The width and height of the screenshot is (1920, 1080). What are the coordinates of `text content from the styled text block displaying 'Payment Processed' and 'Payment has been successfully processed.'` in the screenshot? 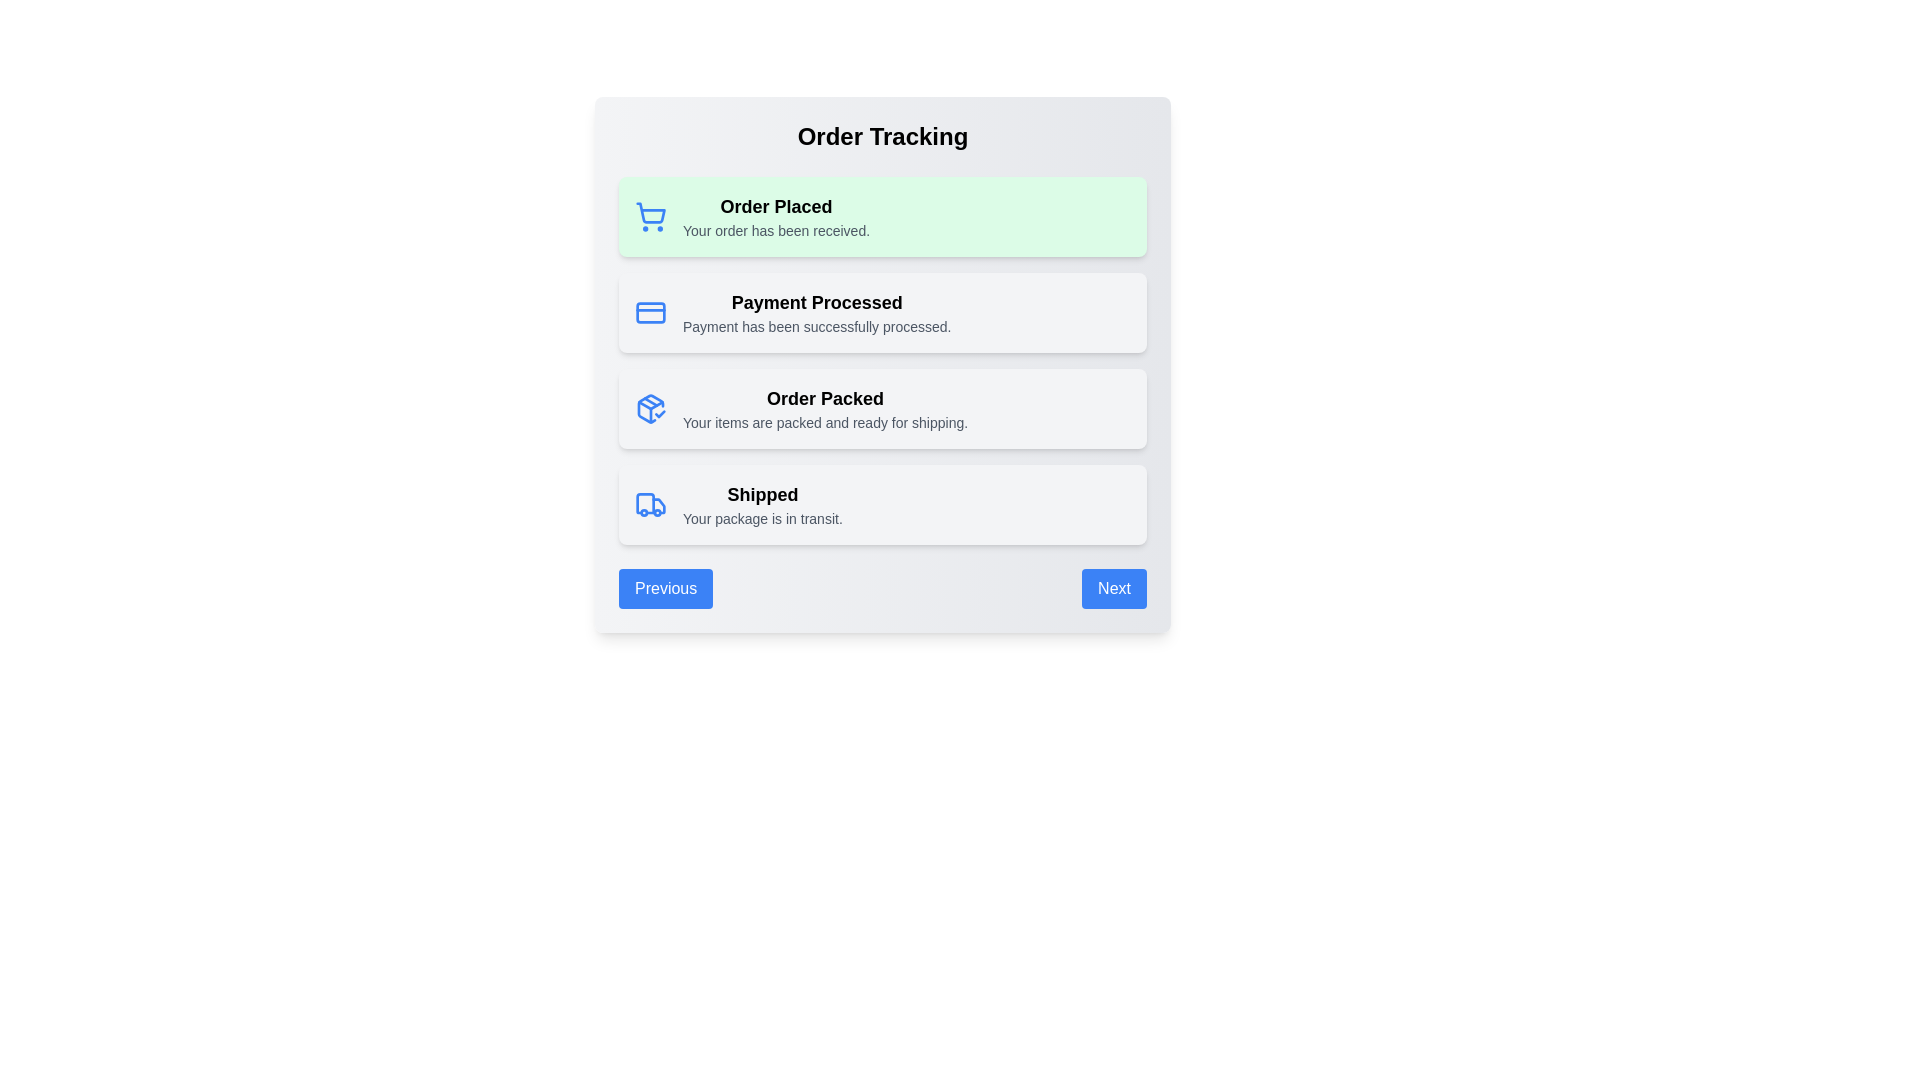 It's located at (817, 312).